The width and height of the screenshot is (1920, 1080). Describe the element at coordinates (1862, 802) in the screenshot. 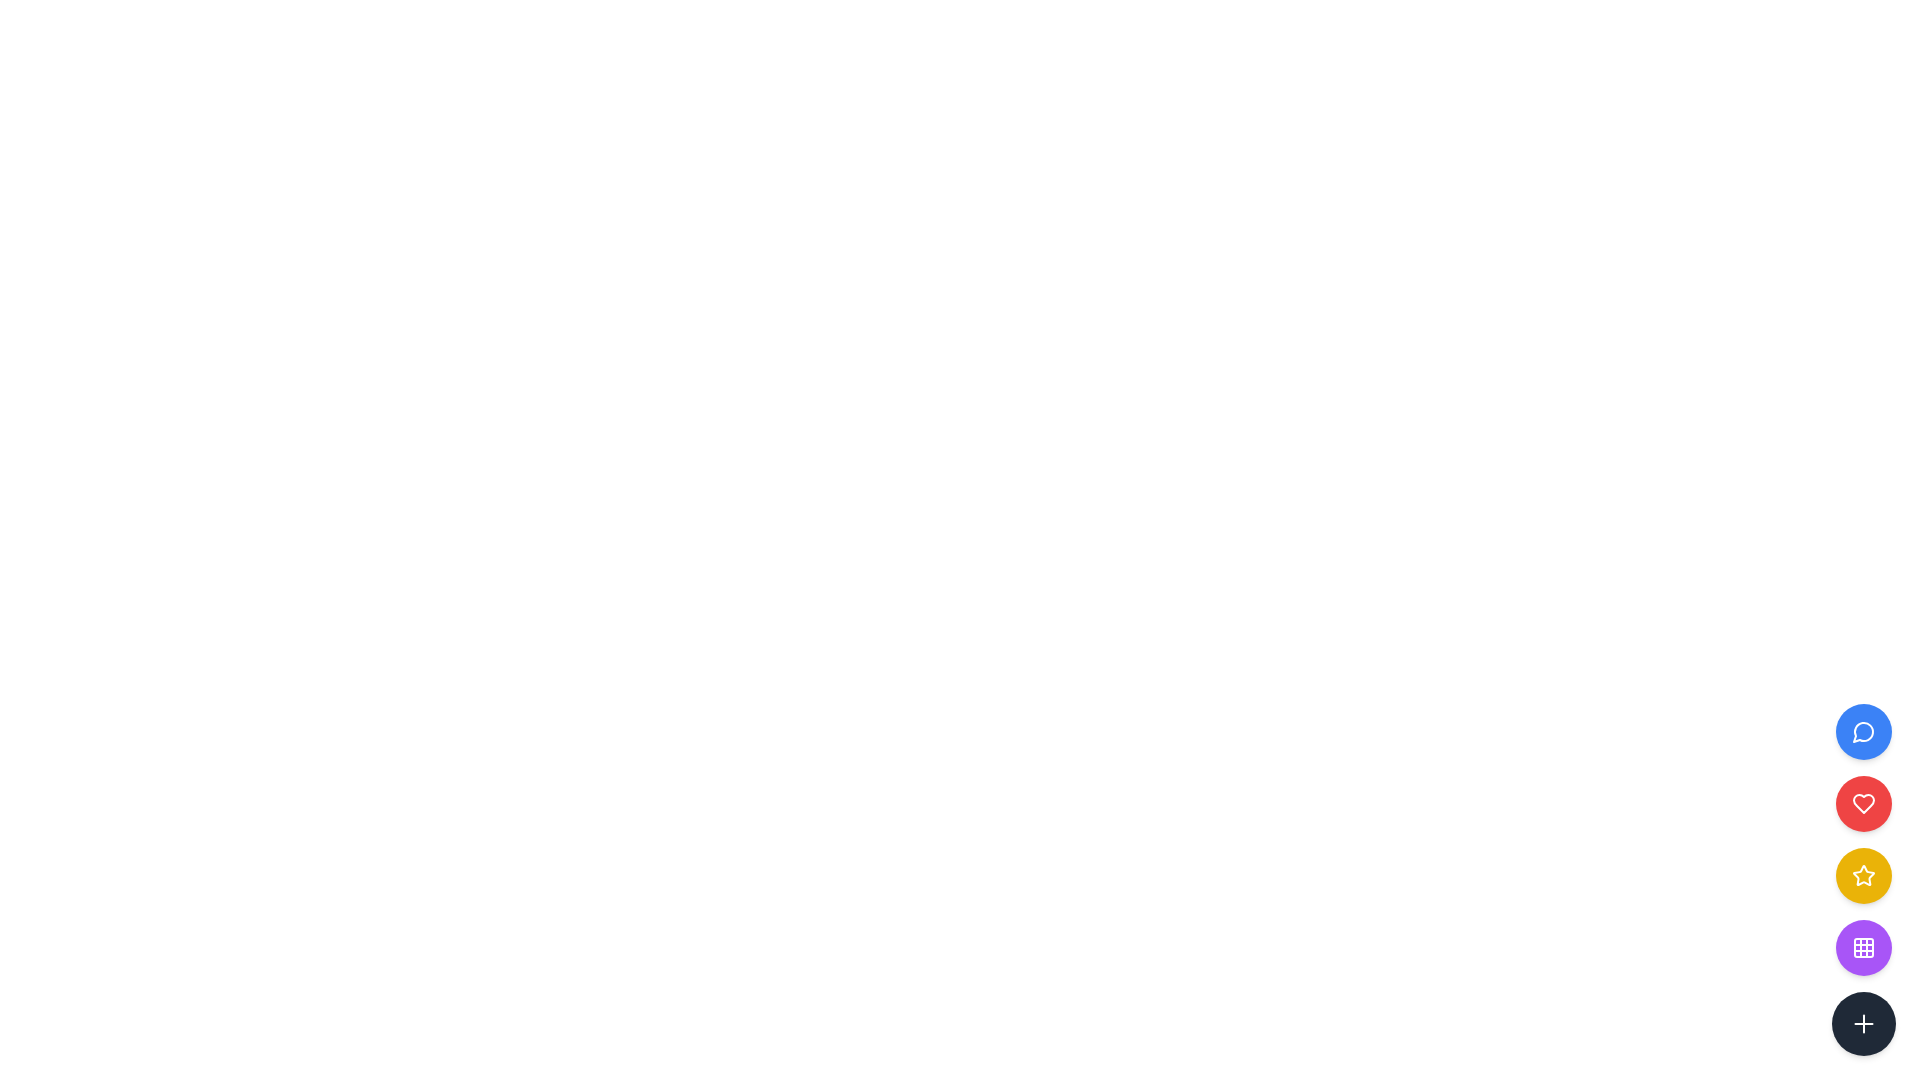

I see `the heart-shaped icon filled with red color to like something` at that location.